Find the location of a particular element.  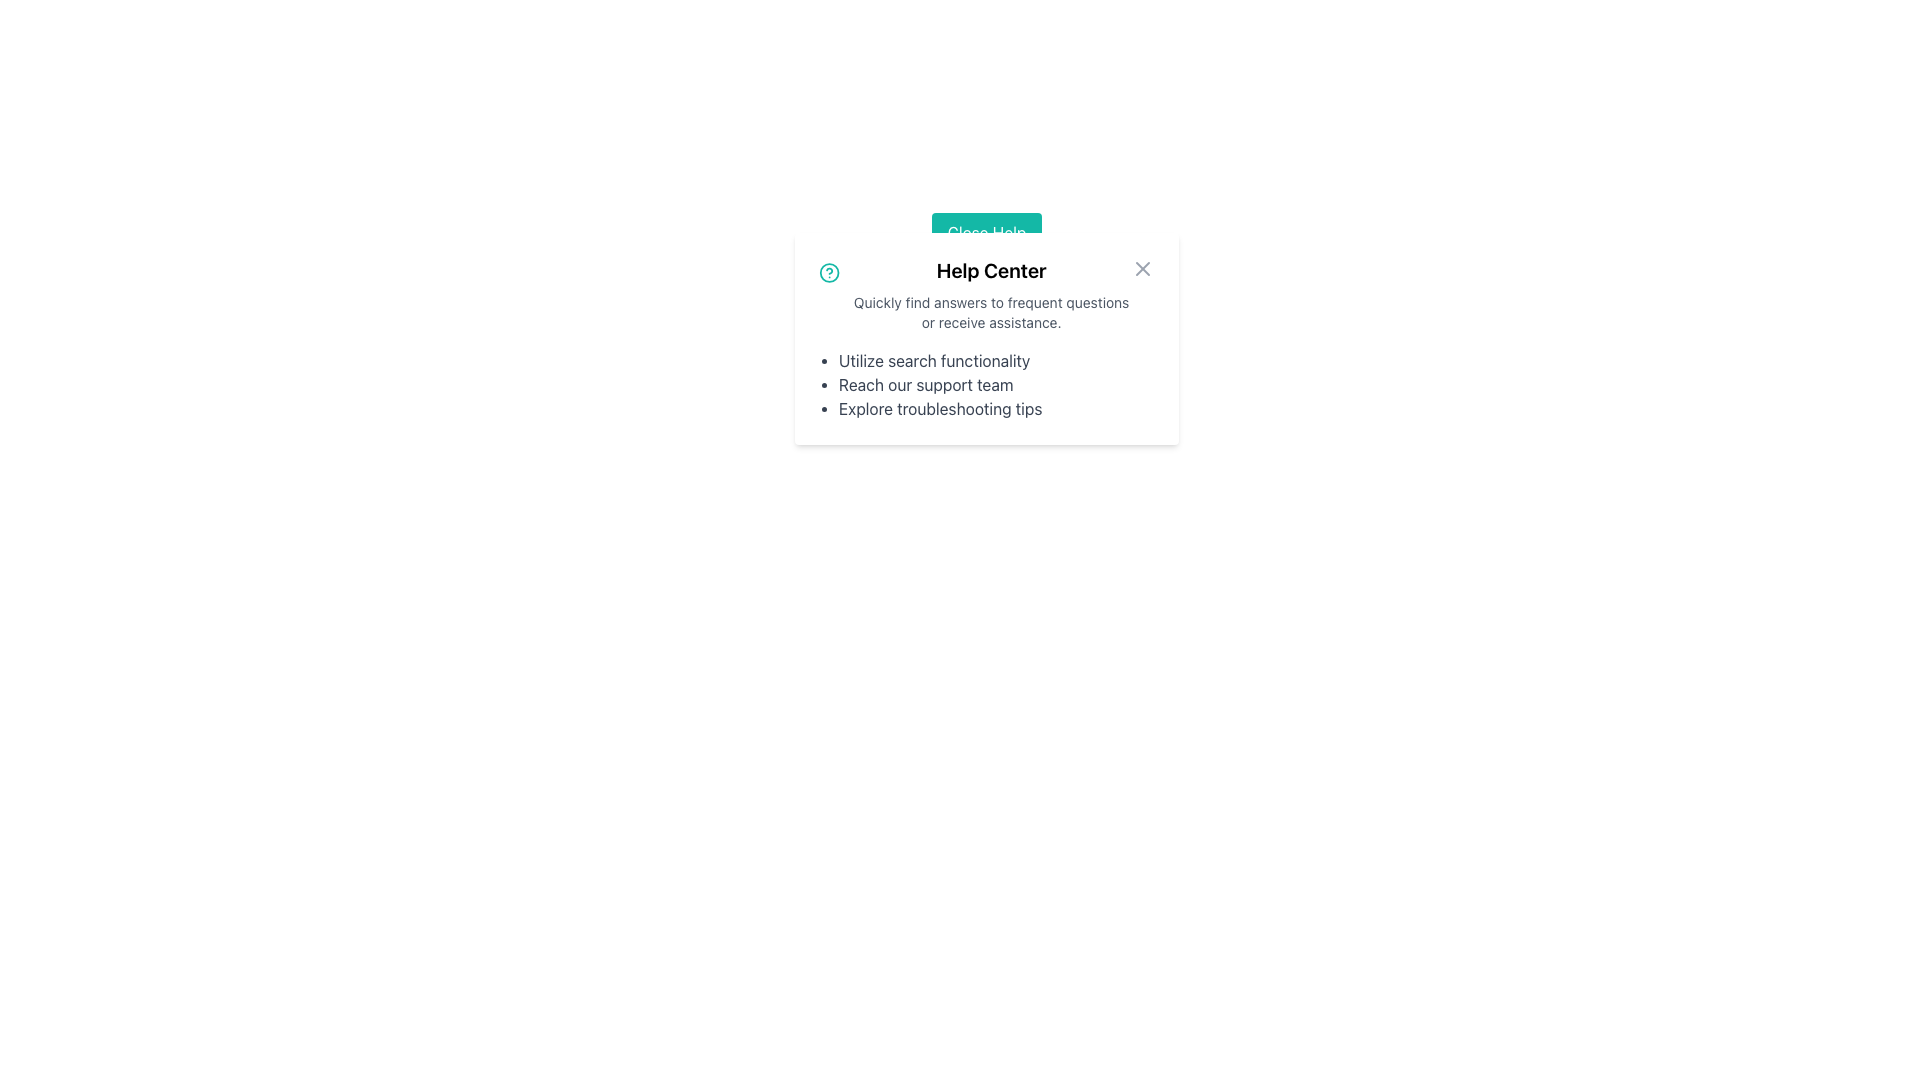

the Informational section which contains the heading and description text to read its content is located at coordinates (987, 294).